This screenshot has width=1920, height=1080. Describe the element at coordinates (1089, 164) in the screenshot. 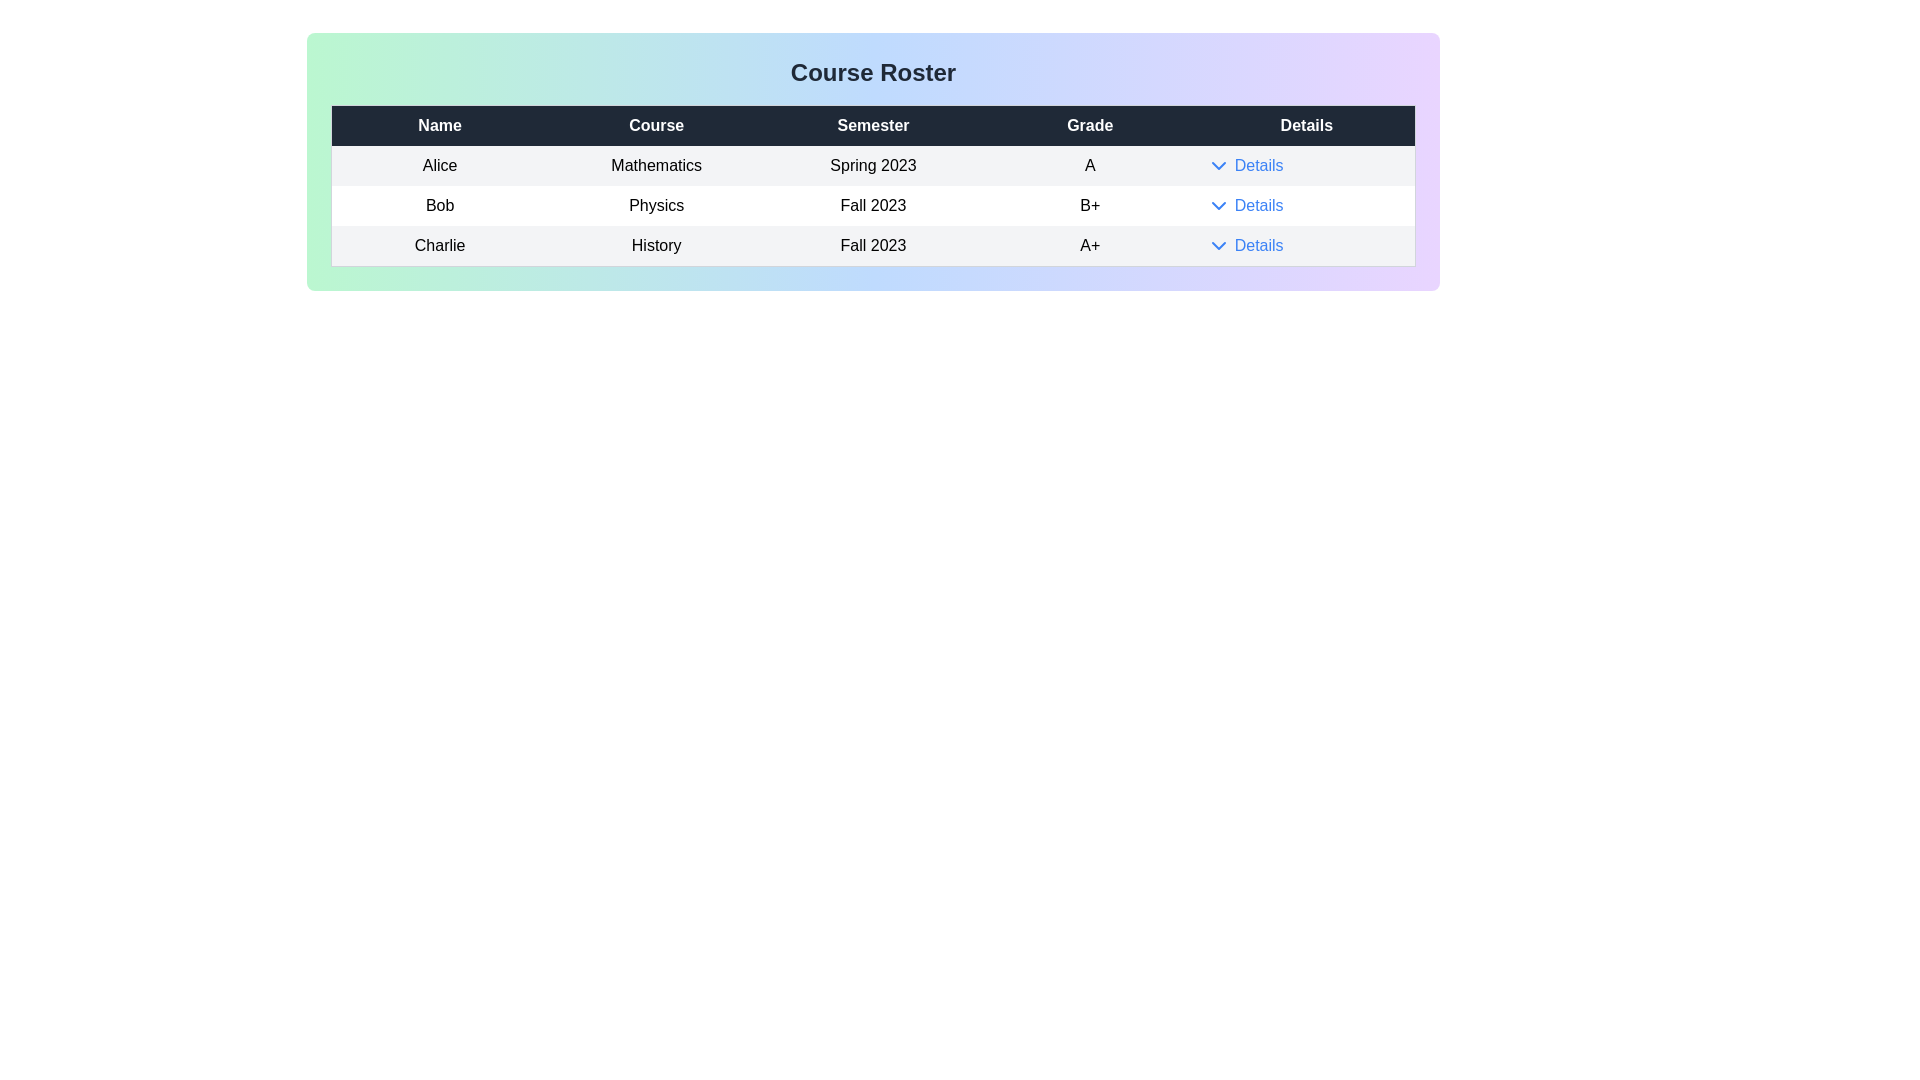

I see `the grade 'A' text for 'Alice' in the fourth cell of the table's 'Grade' column` at that location.